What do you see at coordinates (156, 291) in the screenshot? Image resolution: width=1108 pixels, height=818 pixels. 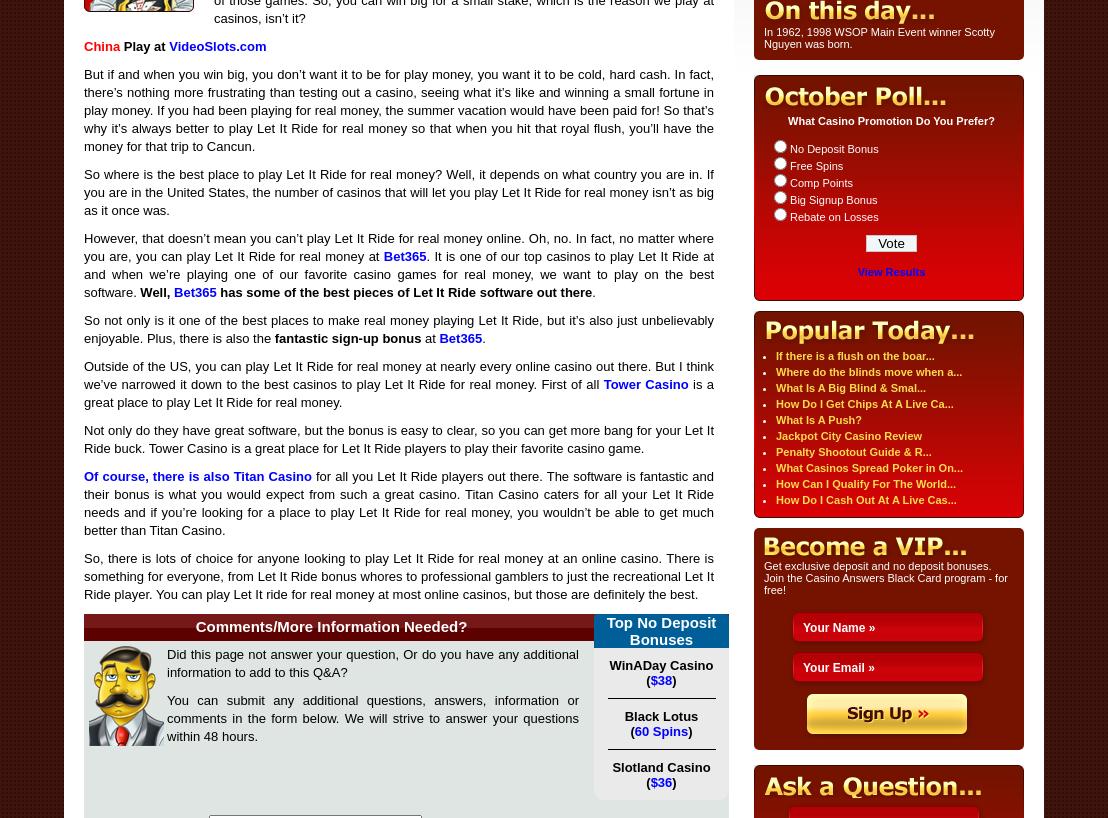 I see `'Well,'` at bounding box center [156, 291].